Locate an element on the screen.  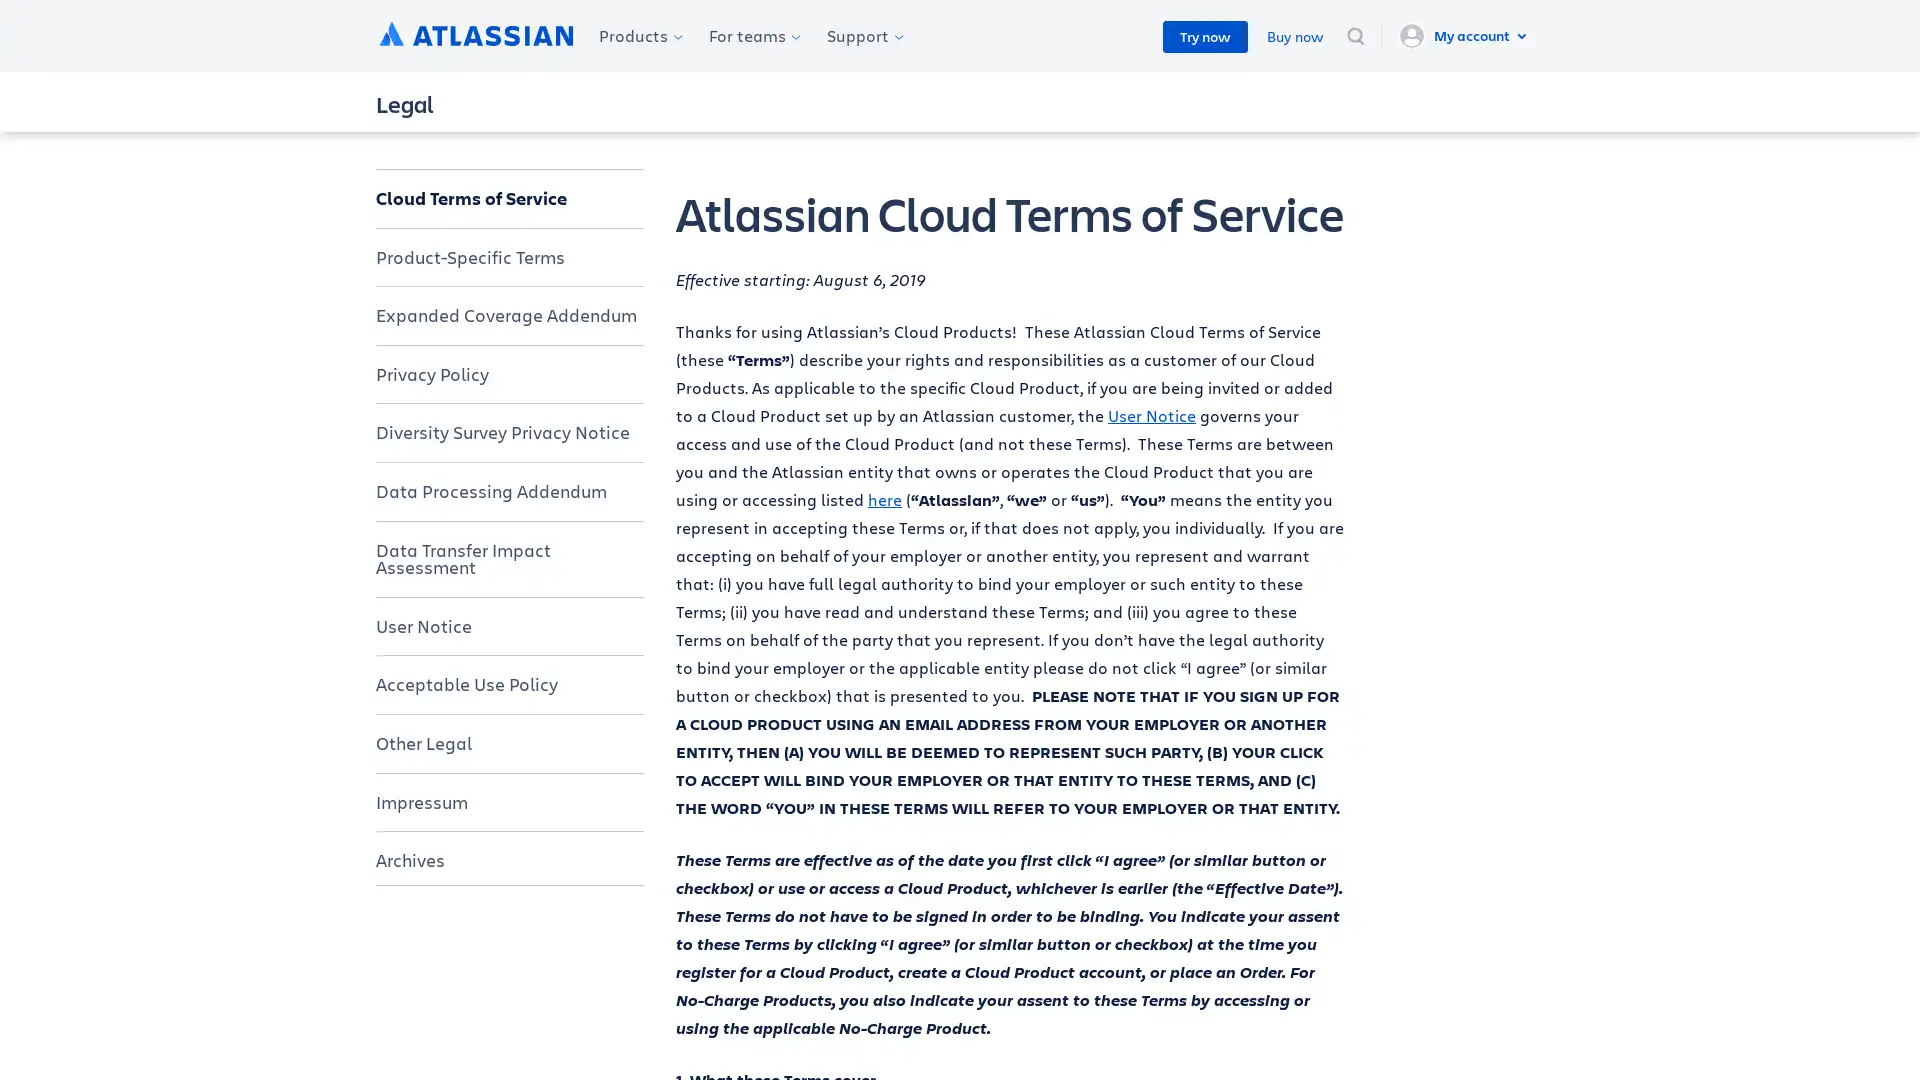
My account open is located at coordinates (1465, 35).